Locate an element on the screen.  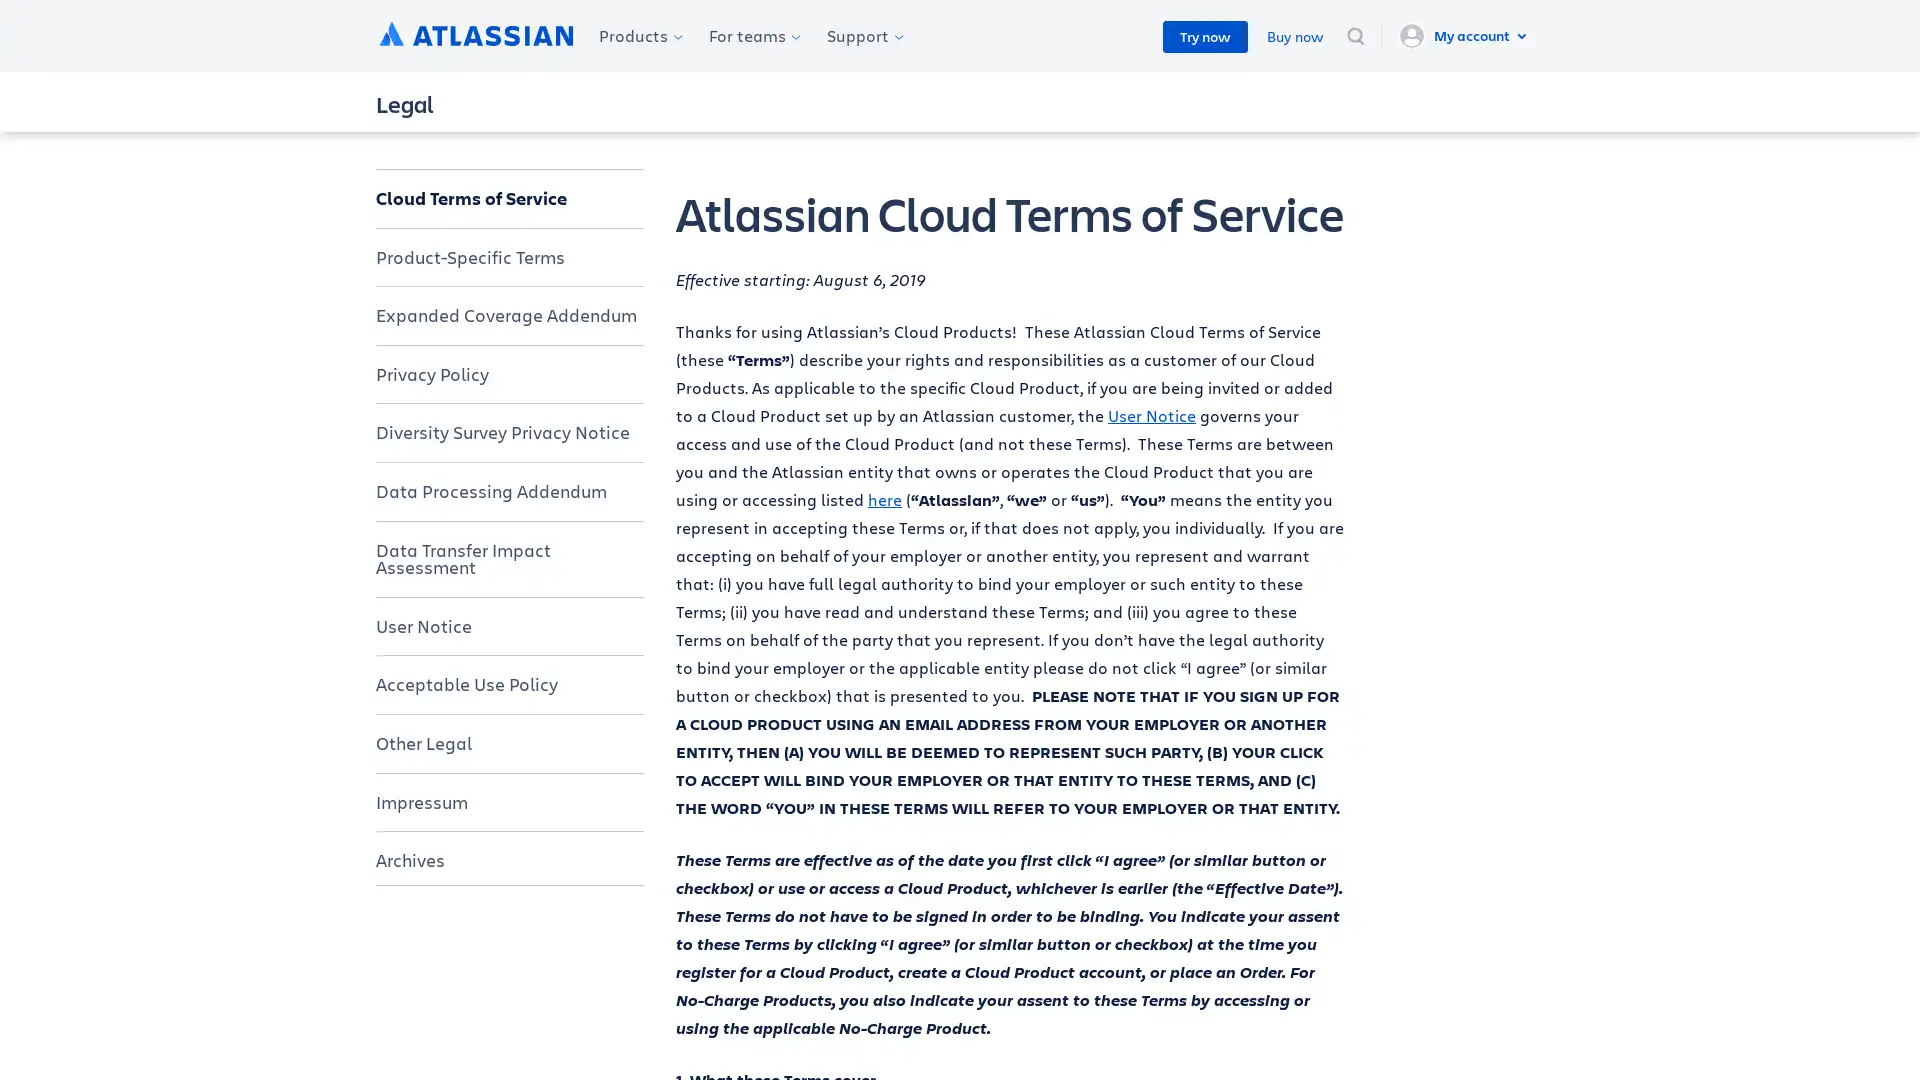
My account open is located at coordinates (1465, 35).